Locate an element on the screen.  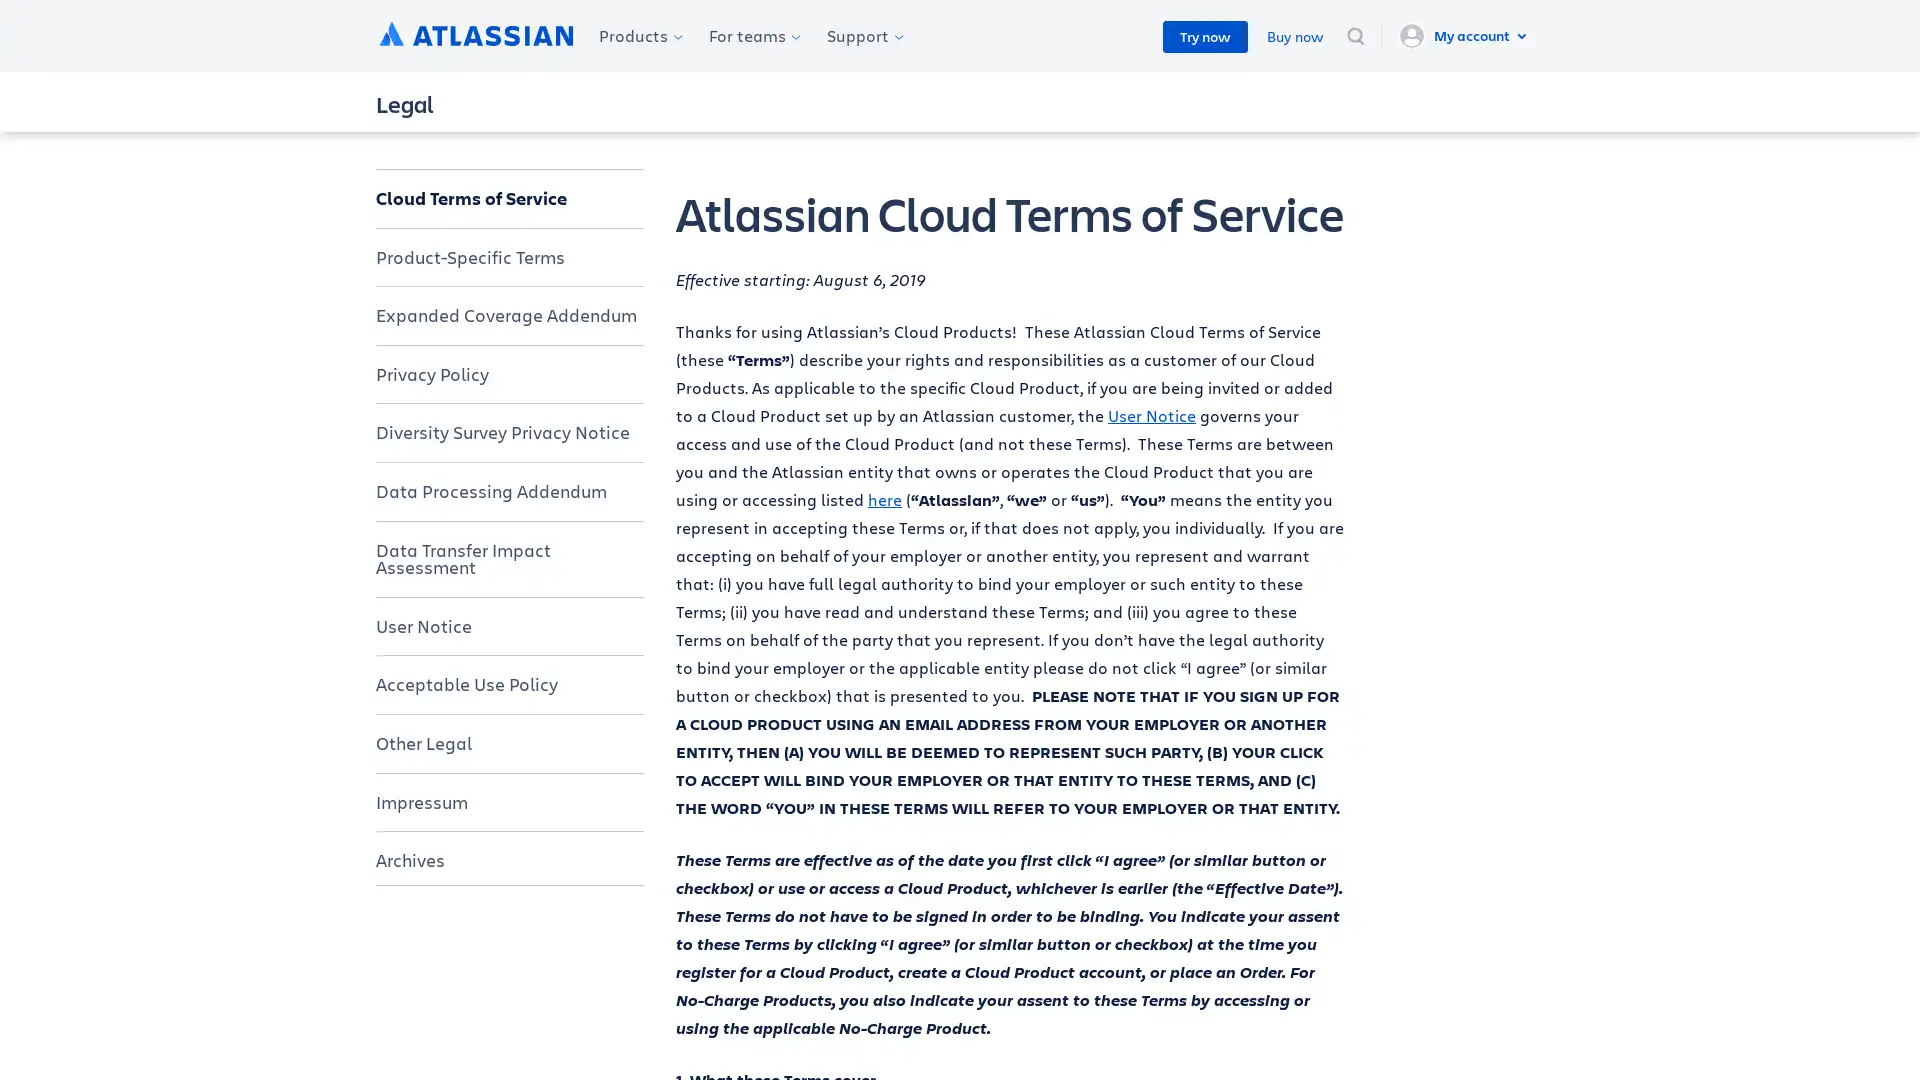
My account open is located at coordinates (1465, 35).